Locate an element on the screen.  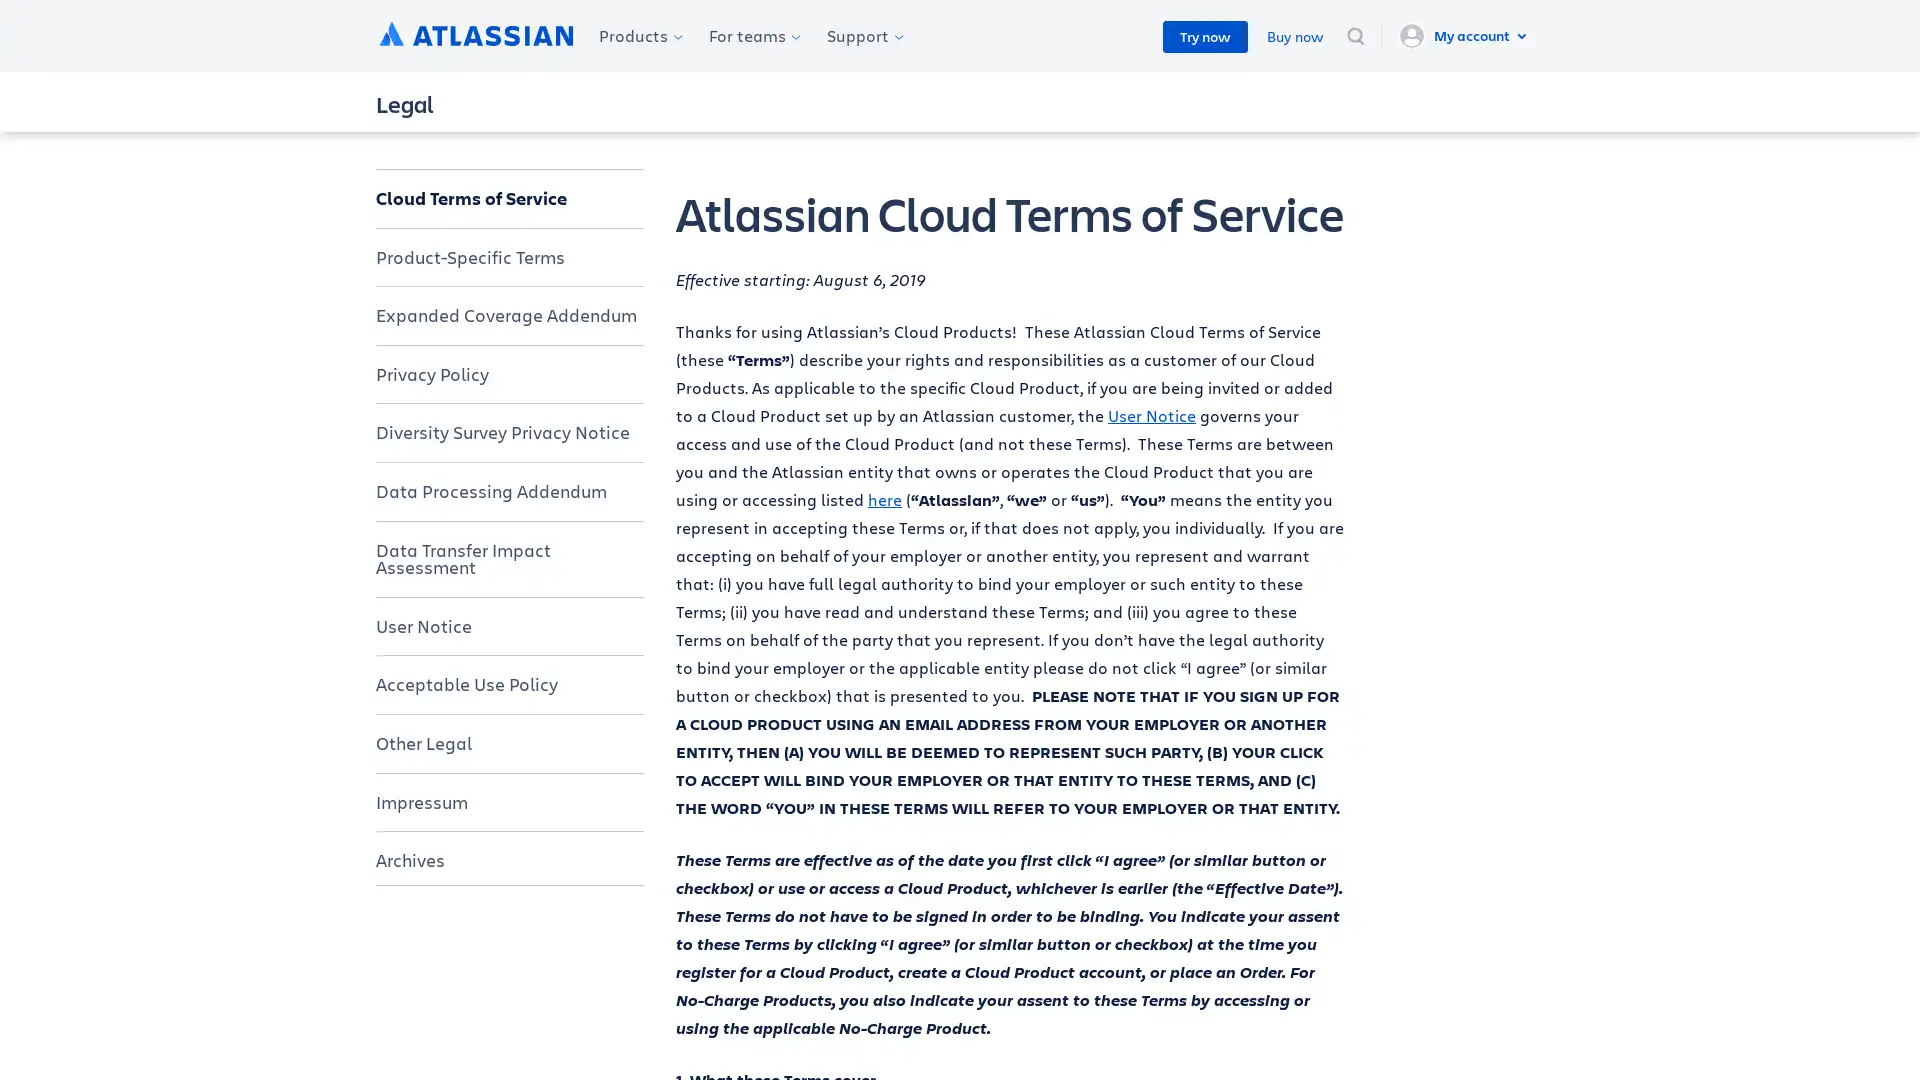
My account open is located at coordinates (1465, 35).